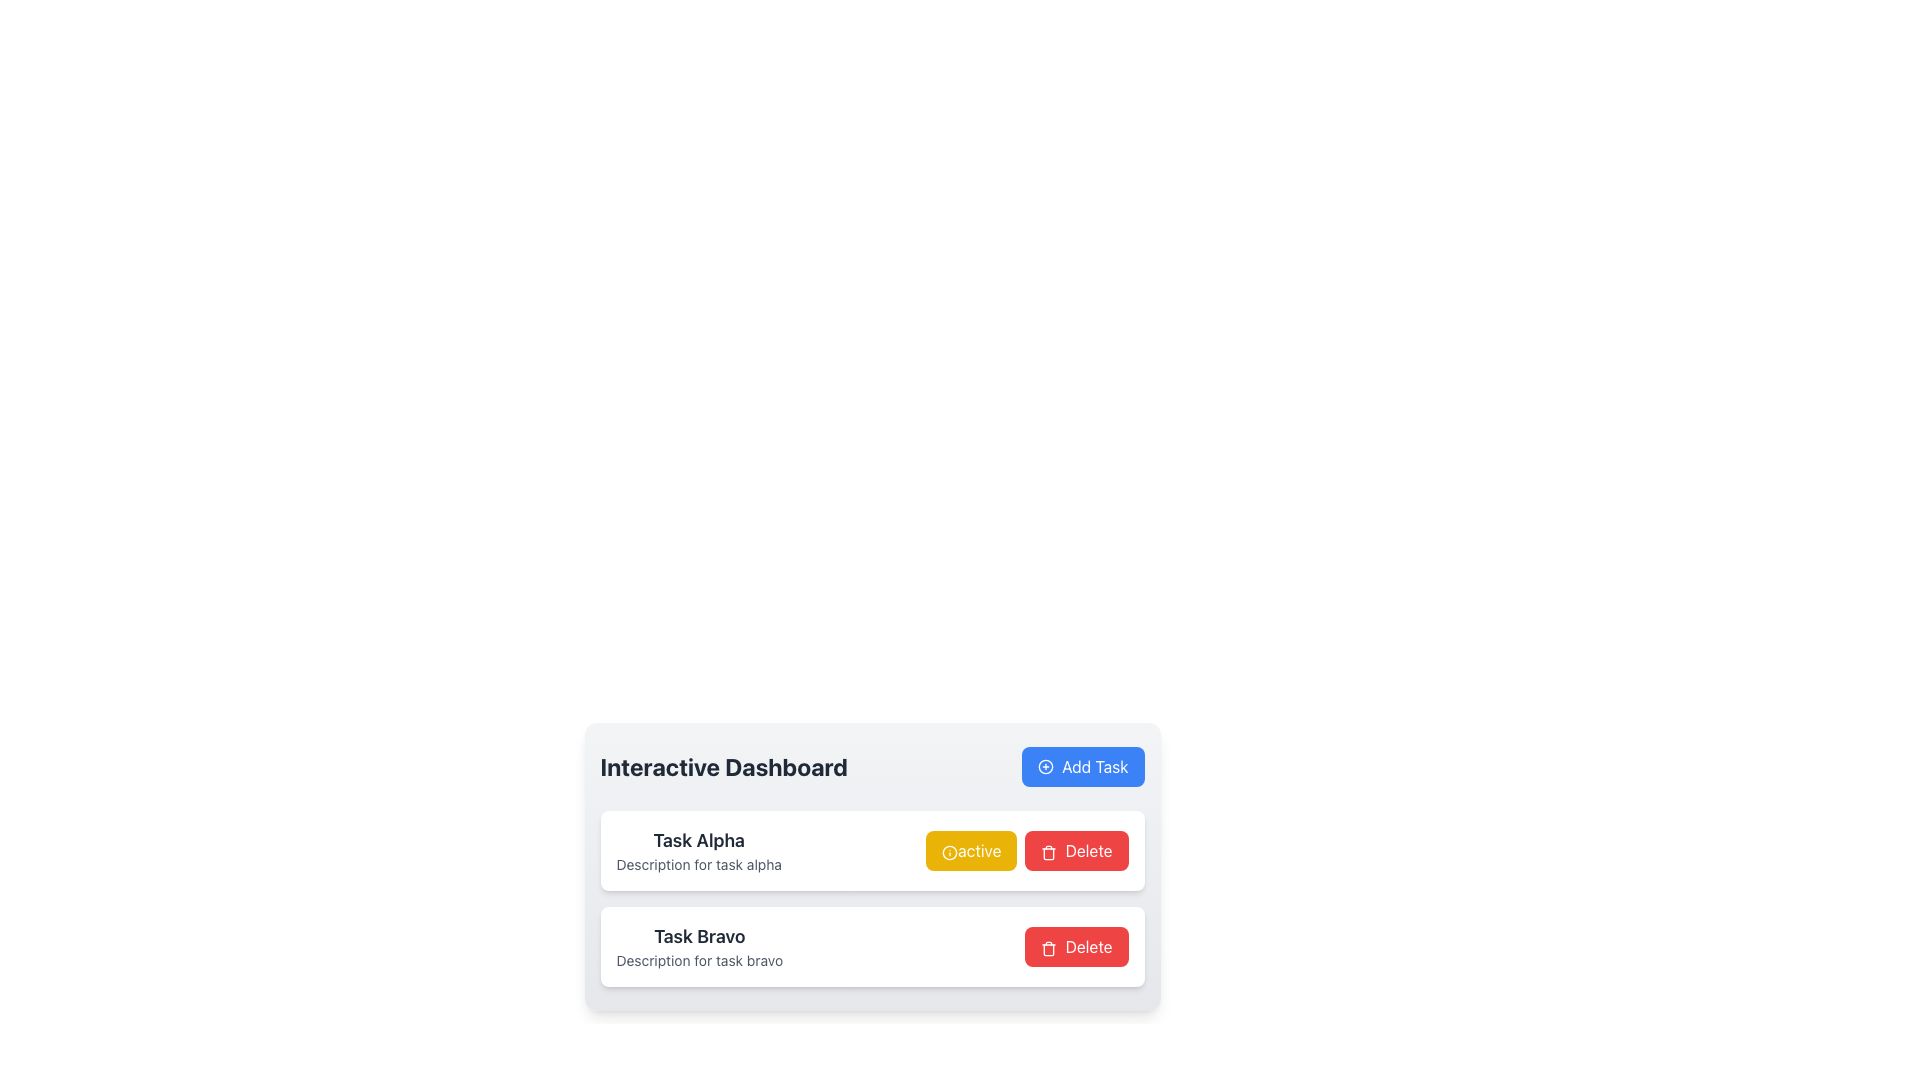  I want to click on the text label displaying 'Description for task bravo', which is styled in gray and located below the title 'Task Bravo' in the 'Interactive Dashboard', so click(699, 959).